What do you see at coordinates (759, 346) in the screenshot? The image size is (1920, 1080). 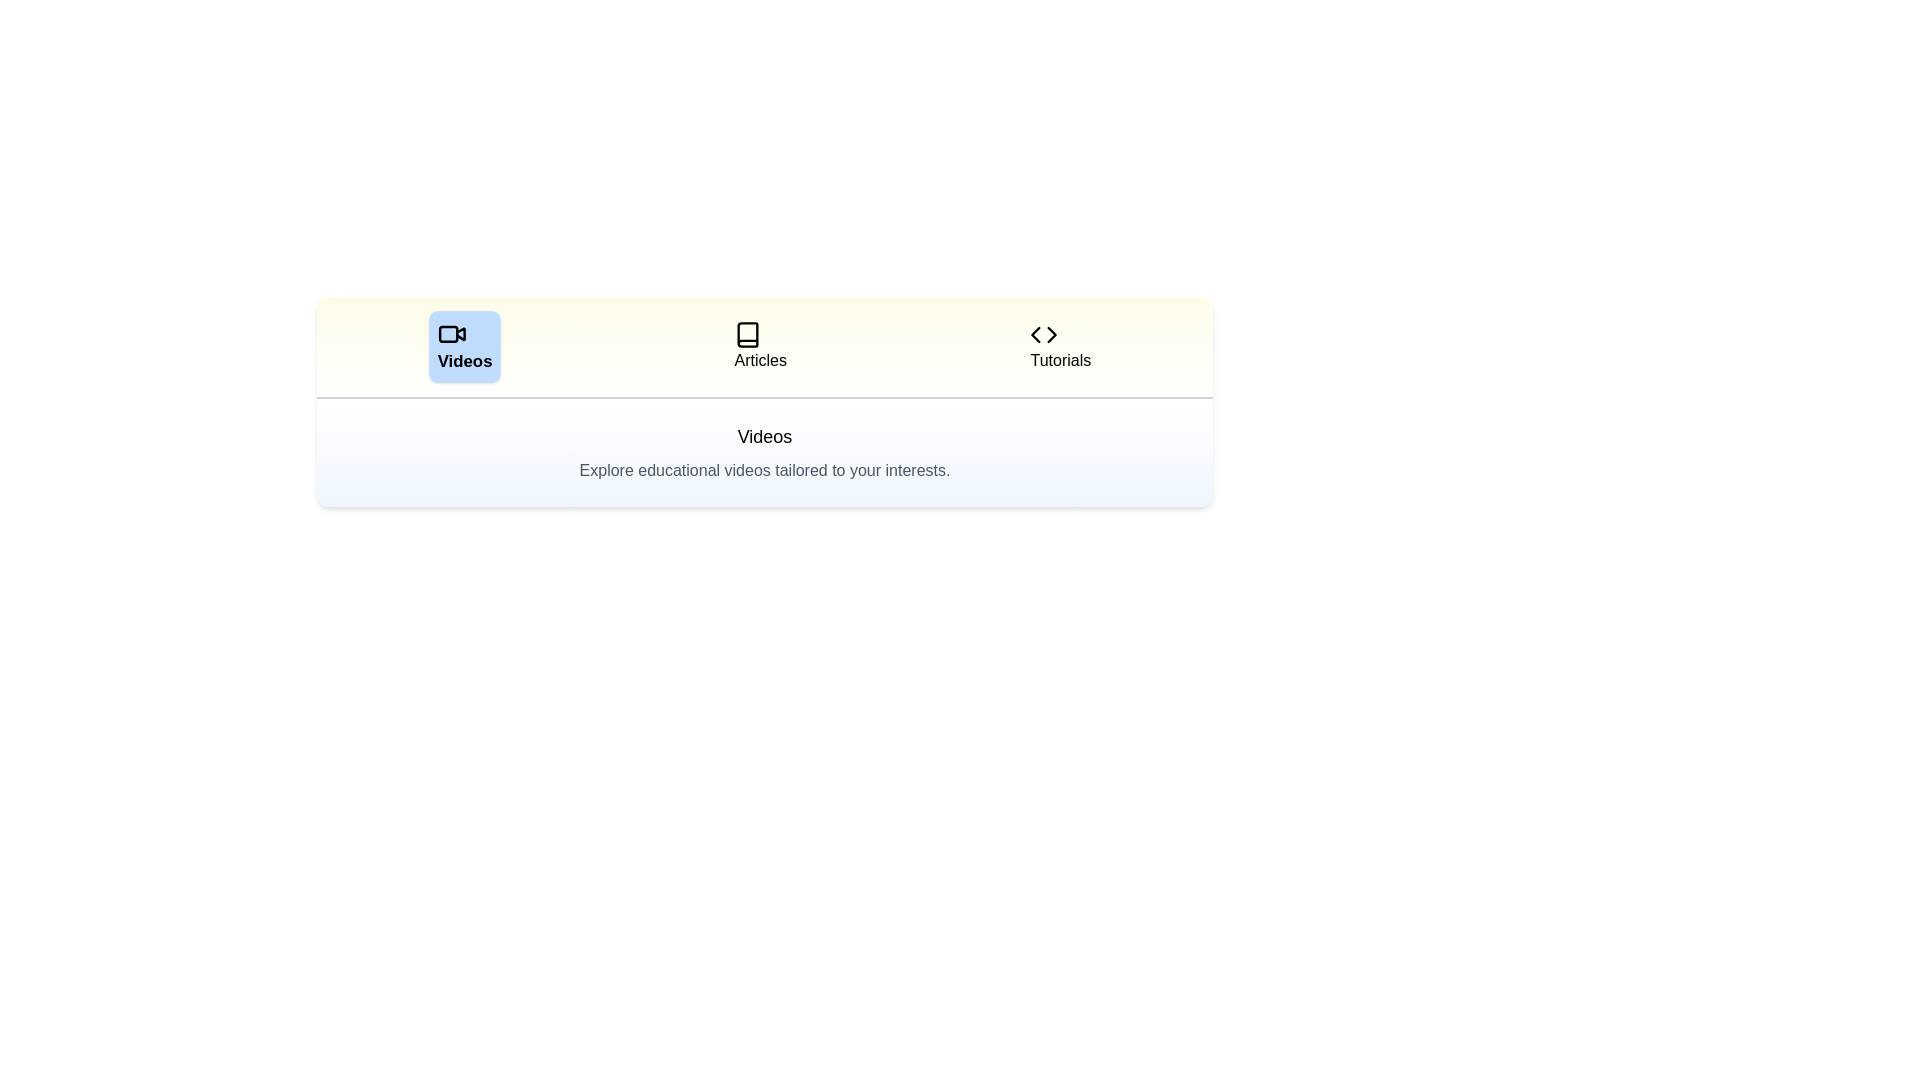 I see `the tab labeled Articles` at bounding box center [759, 346].